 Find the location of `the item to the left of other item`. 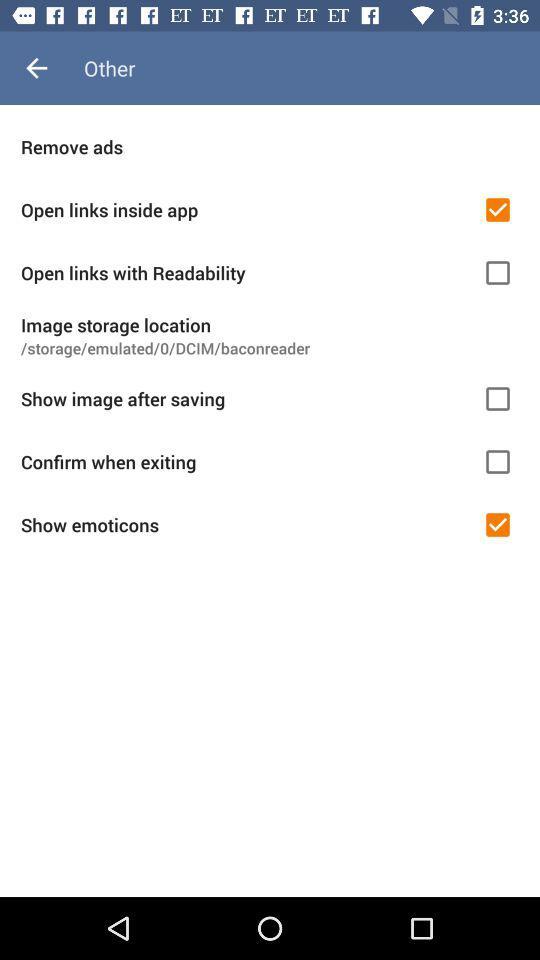

the item to the left of other item is located at coordinates (36, 68).